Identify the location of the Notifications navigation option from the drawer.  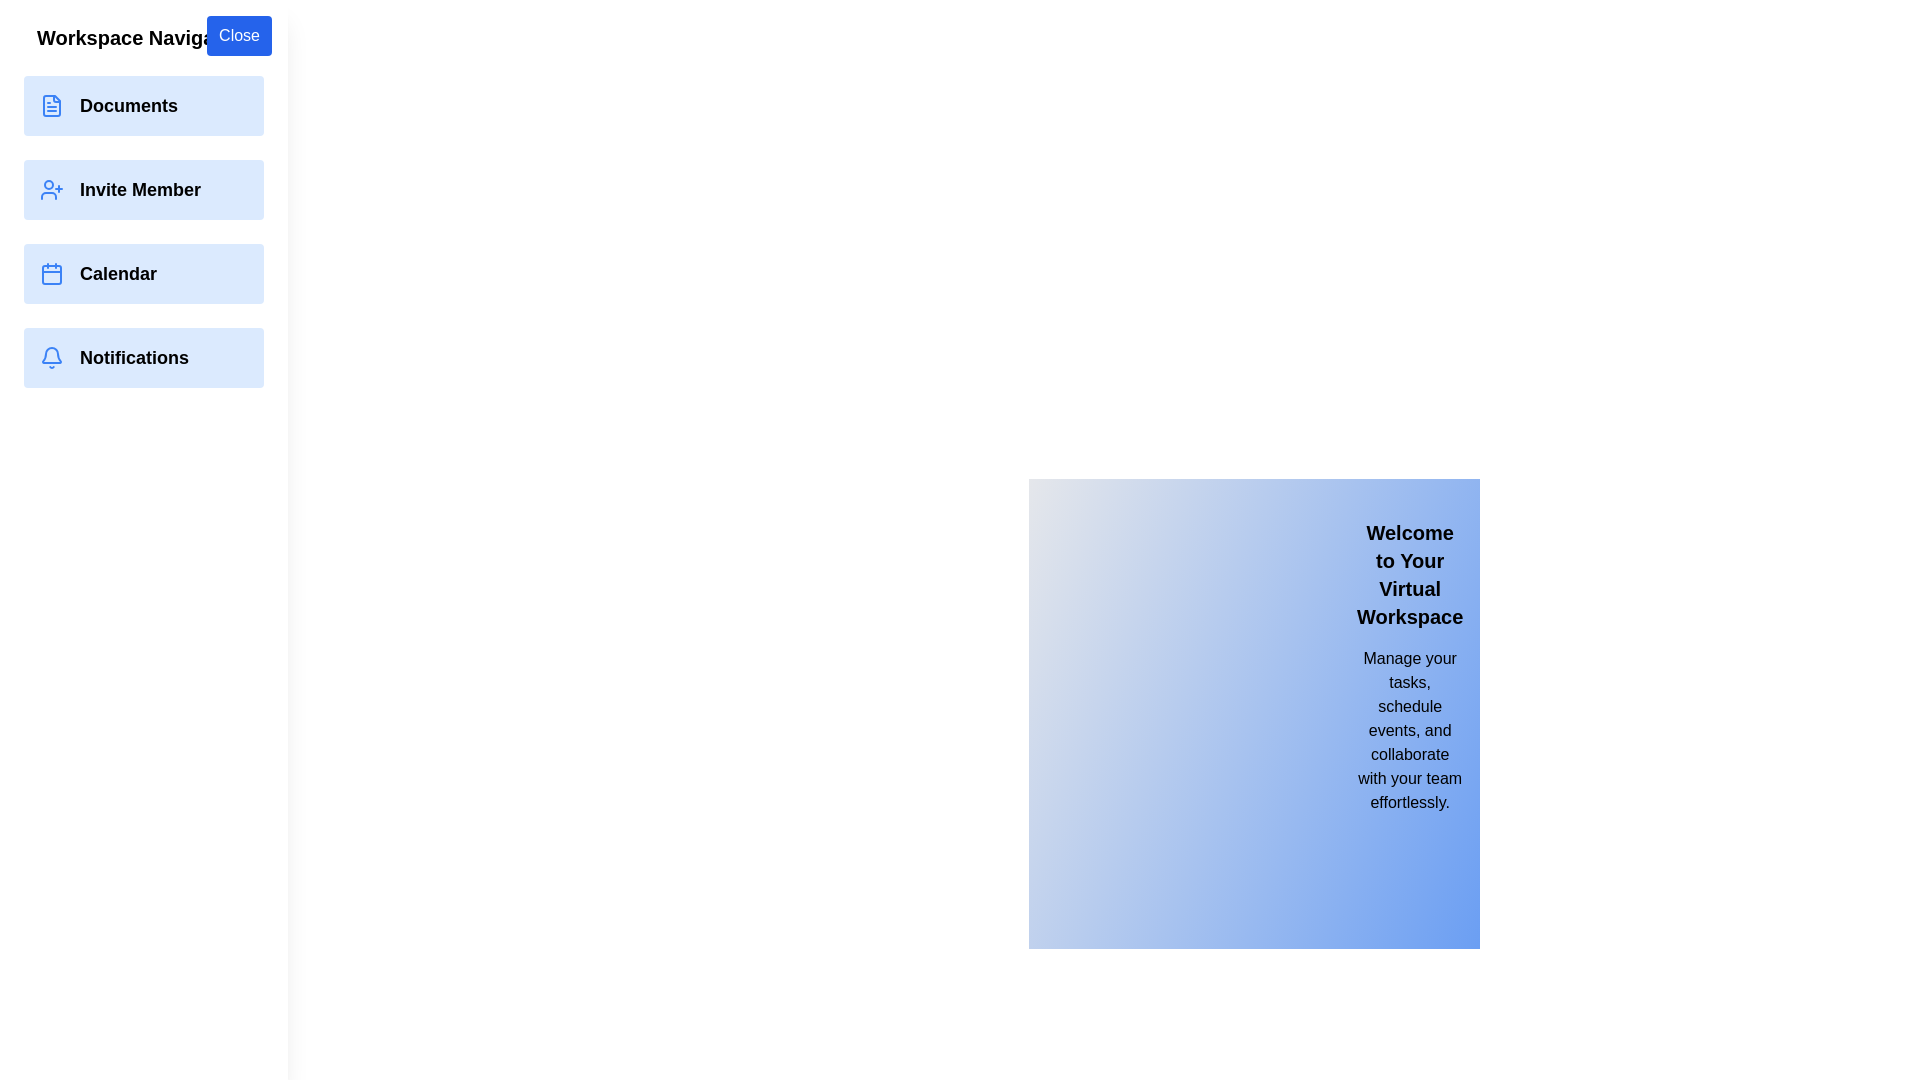
(143, 357).